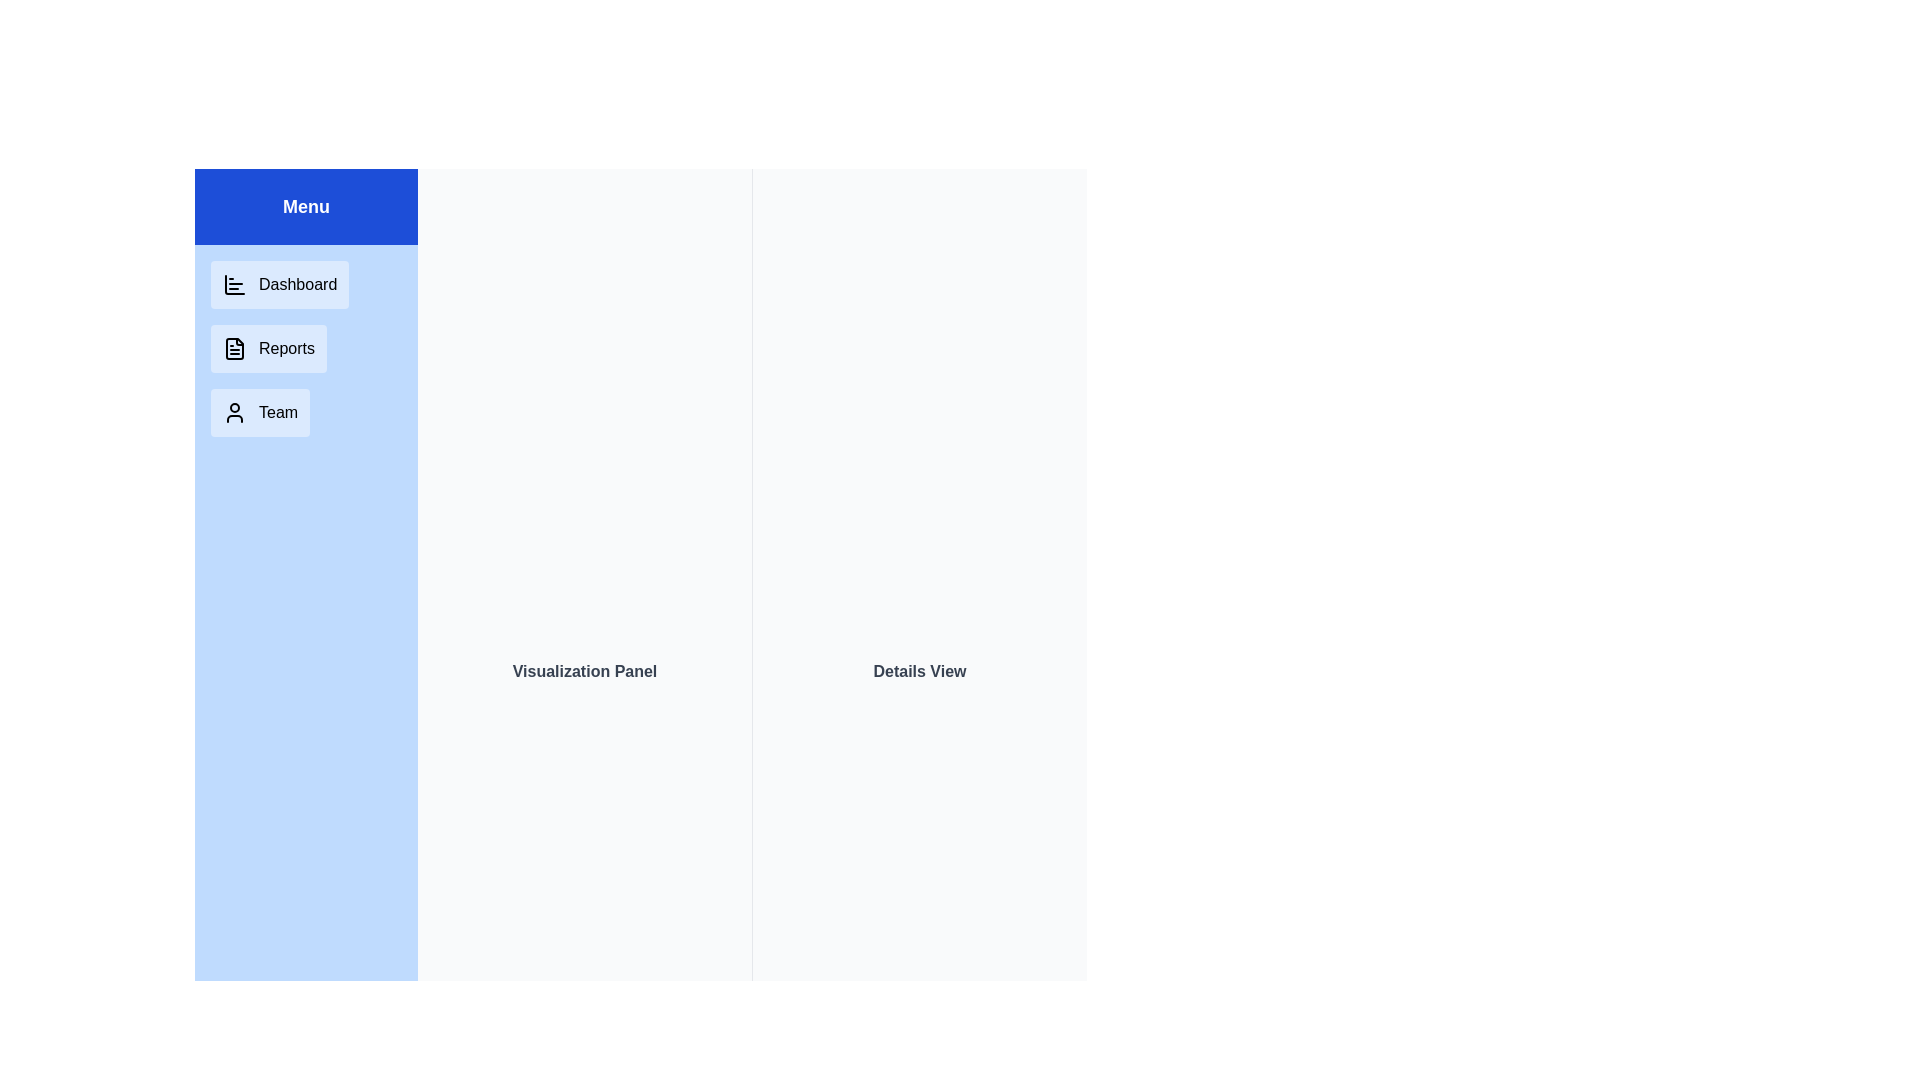 The image size is (1920, 1080). What do you see at coordinates (305, 207) in the screenshot?
I see `the header or label at the top of the sidebar menu, which indicates the purpose of the sidebar's options` at bounding box center [305, 207].